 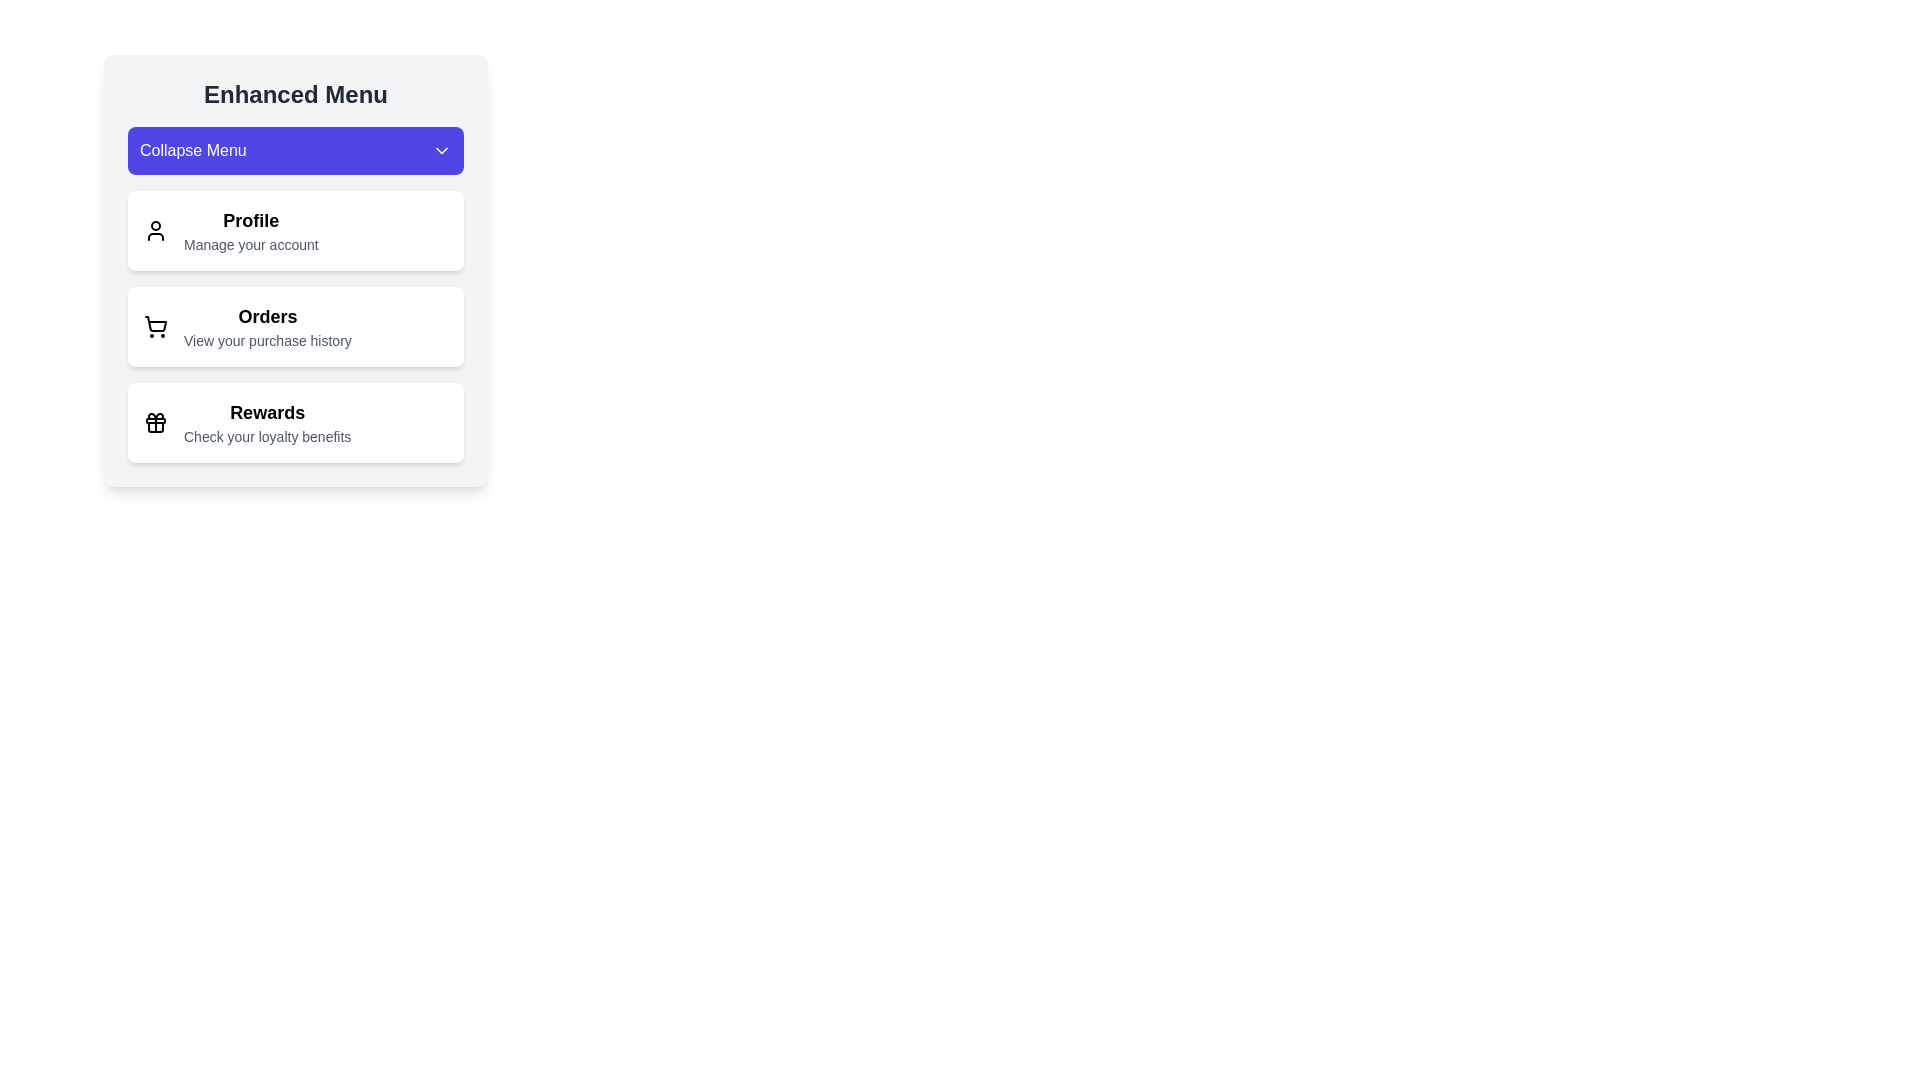 What do you see at coordinates (266, 339) in the screenshot?
I see `the text 'View your purchase history' located below the bolded text 'Orders' within a white card` at bounding box center [266, 339].